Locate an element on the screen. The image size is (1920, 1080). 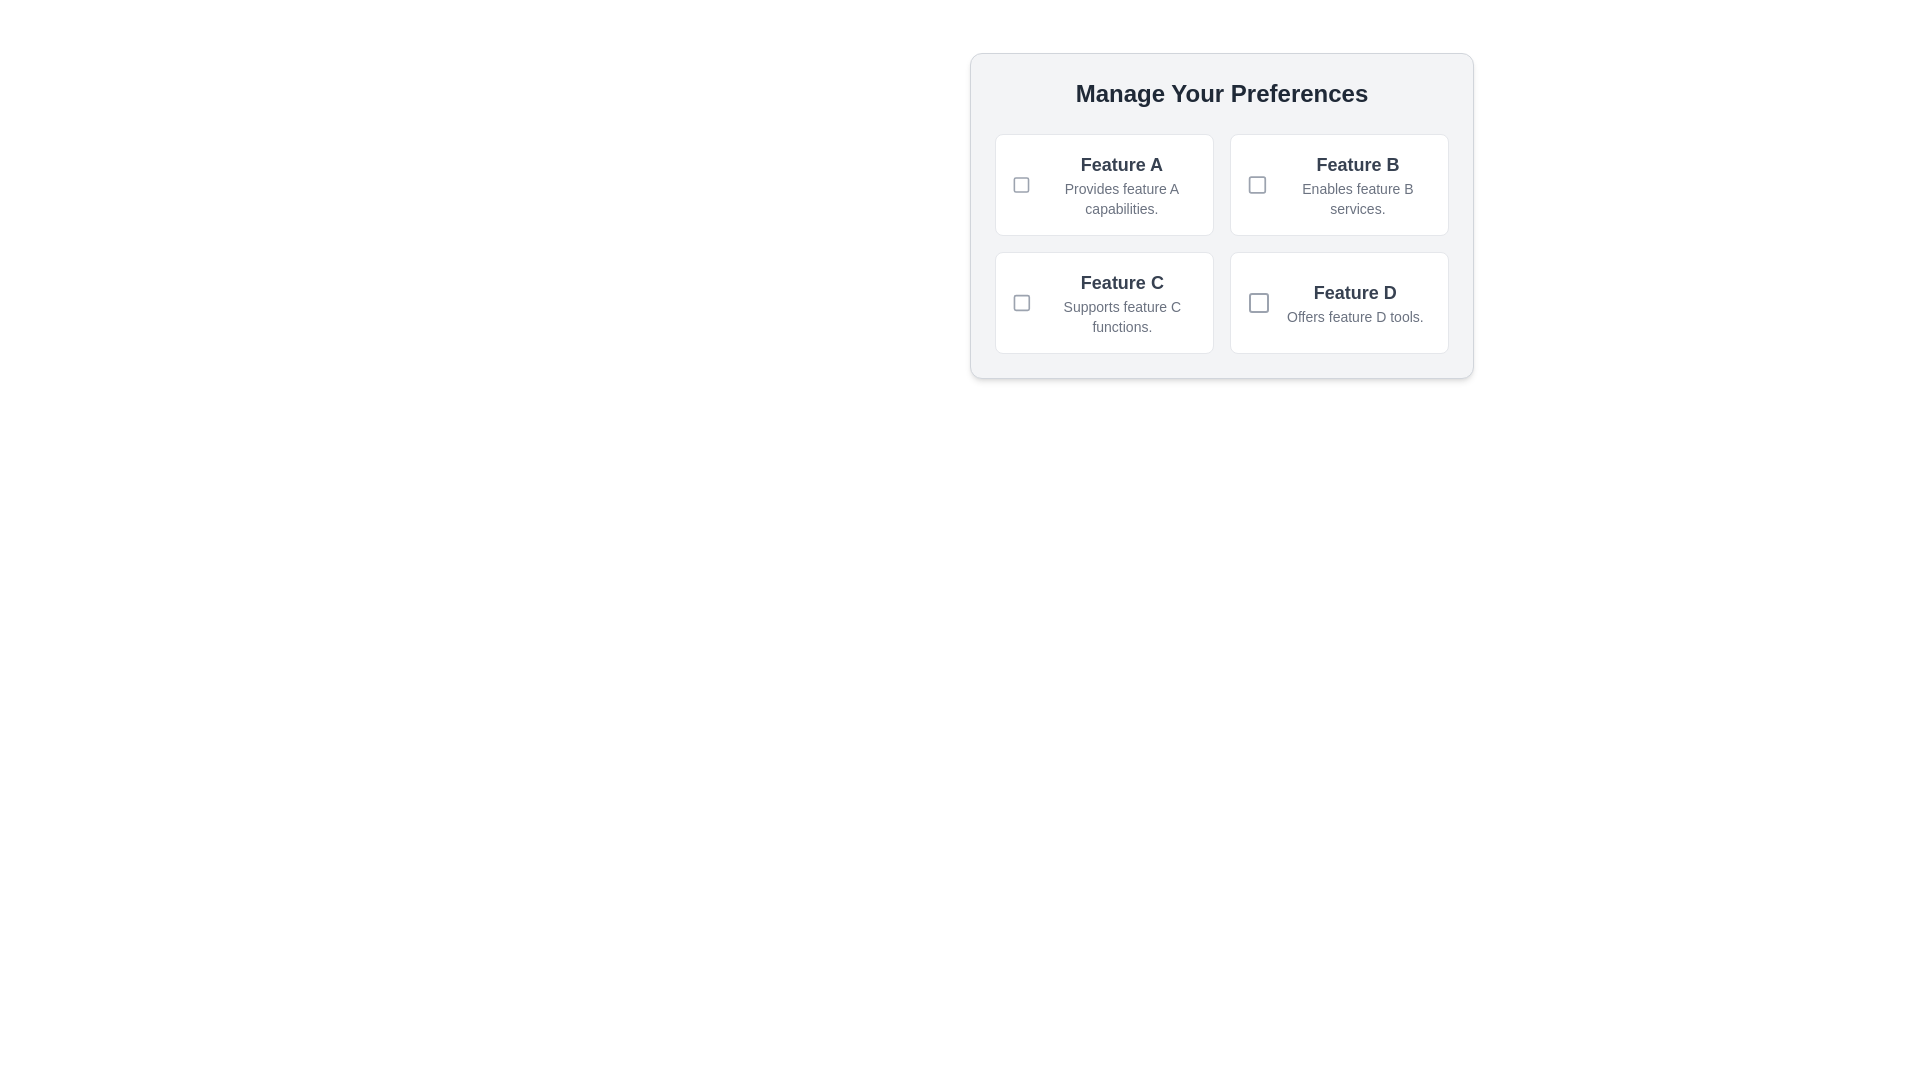
the SVG icon representing the 'Feature D' preference located in the lower-right corner of the grid under 'Manage Your Preferences' is located at coordinates (1257, 303).